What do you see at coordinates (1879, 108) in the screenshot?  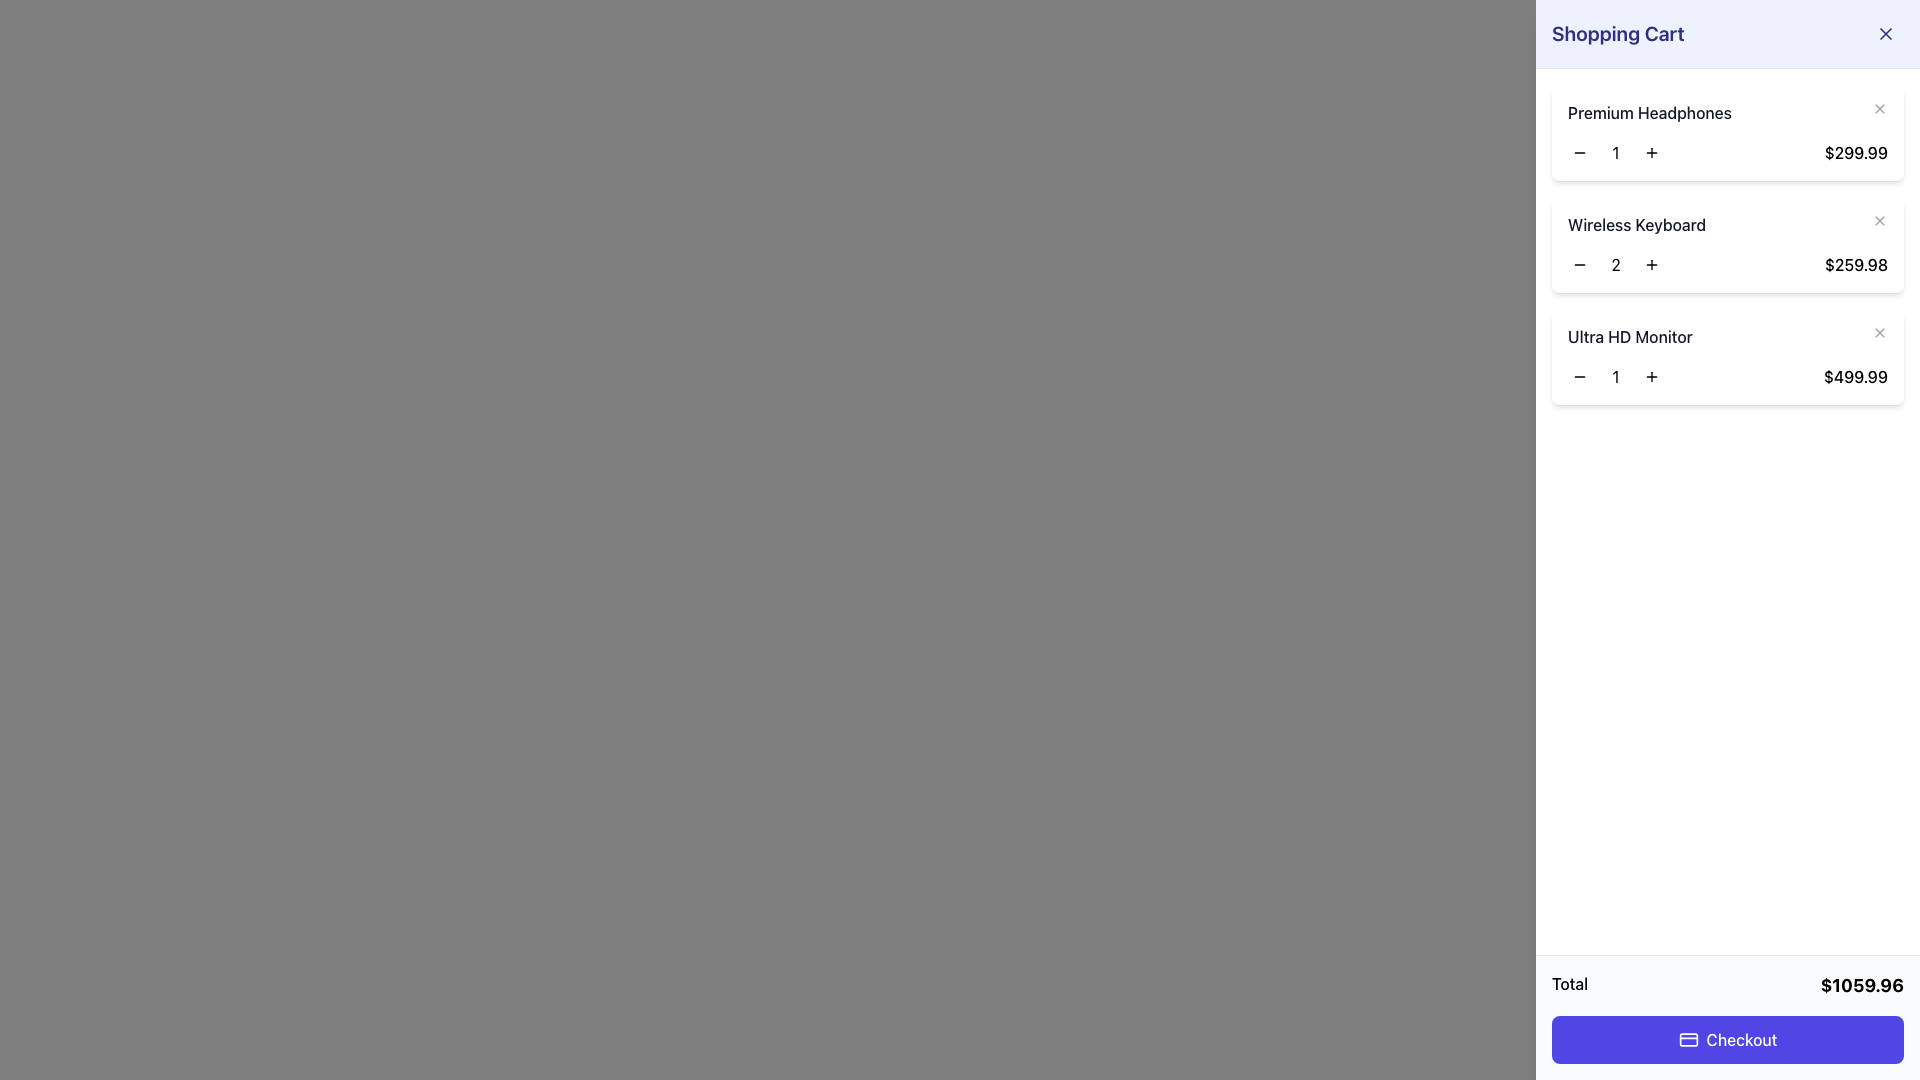 I see `the close (×) icon button located to the far right of 'Premium Headphones' in the shopping cart section to change its color to red` at bounding box center [1879, 108].